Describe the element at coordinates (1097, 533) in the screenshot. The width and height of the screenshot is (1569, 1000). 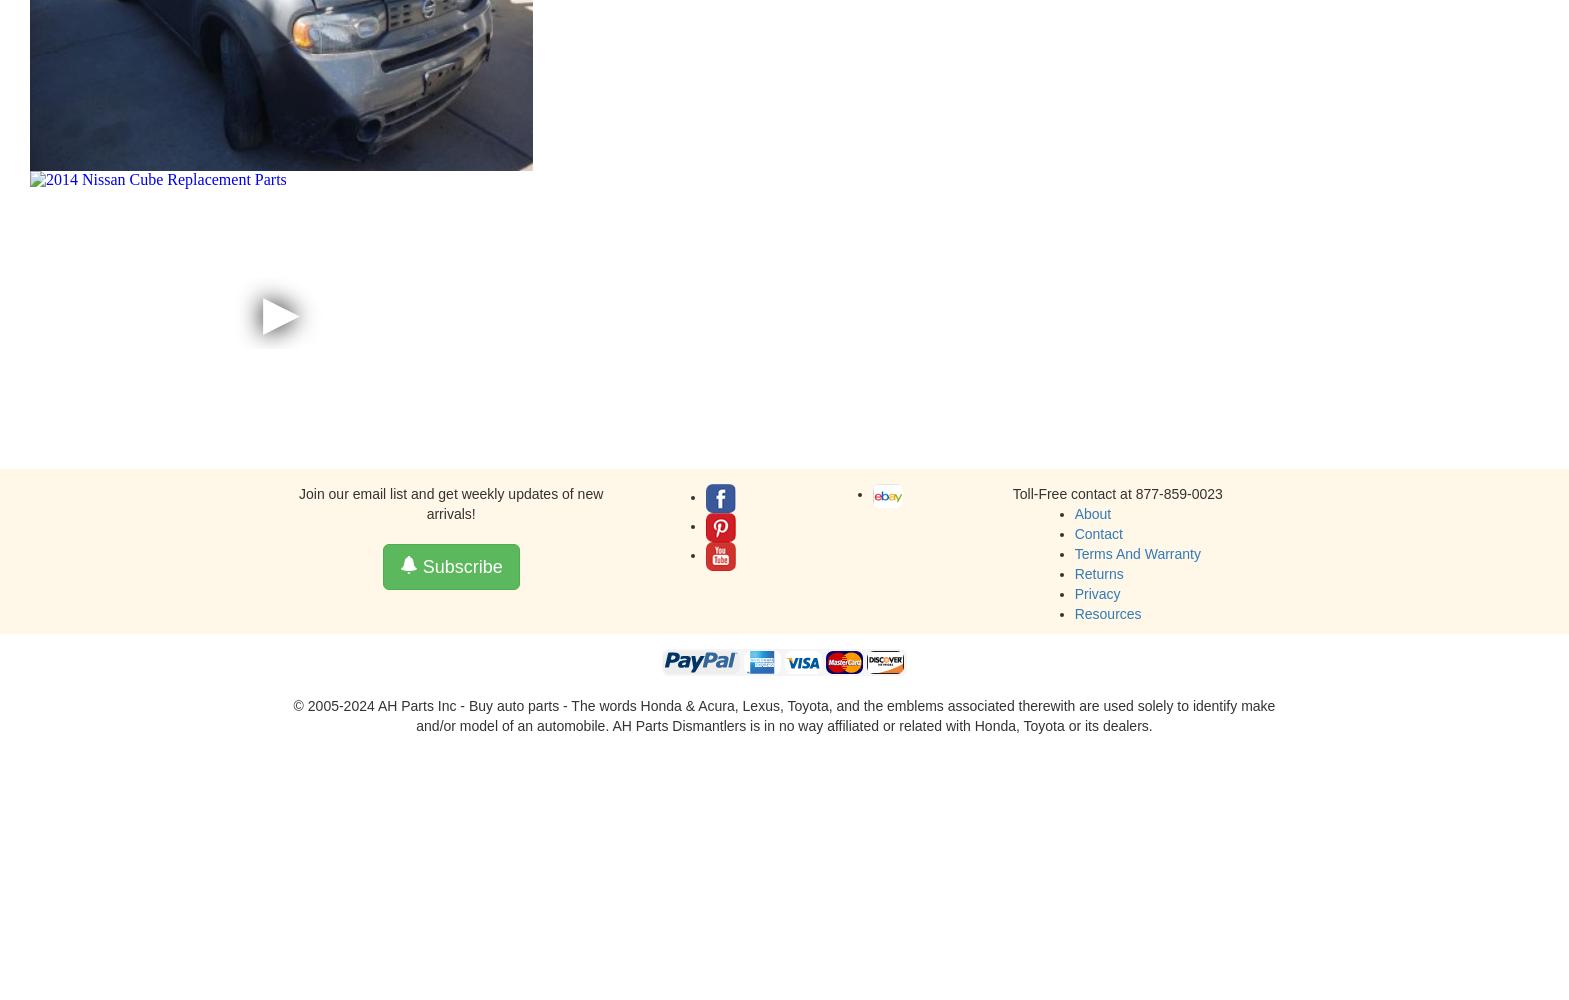
I see `'Contact'` at that location.